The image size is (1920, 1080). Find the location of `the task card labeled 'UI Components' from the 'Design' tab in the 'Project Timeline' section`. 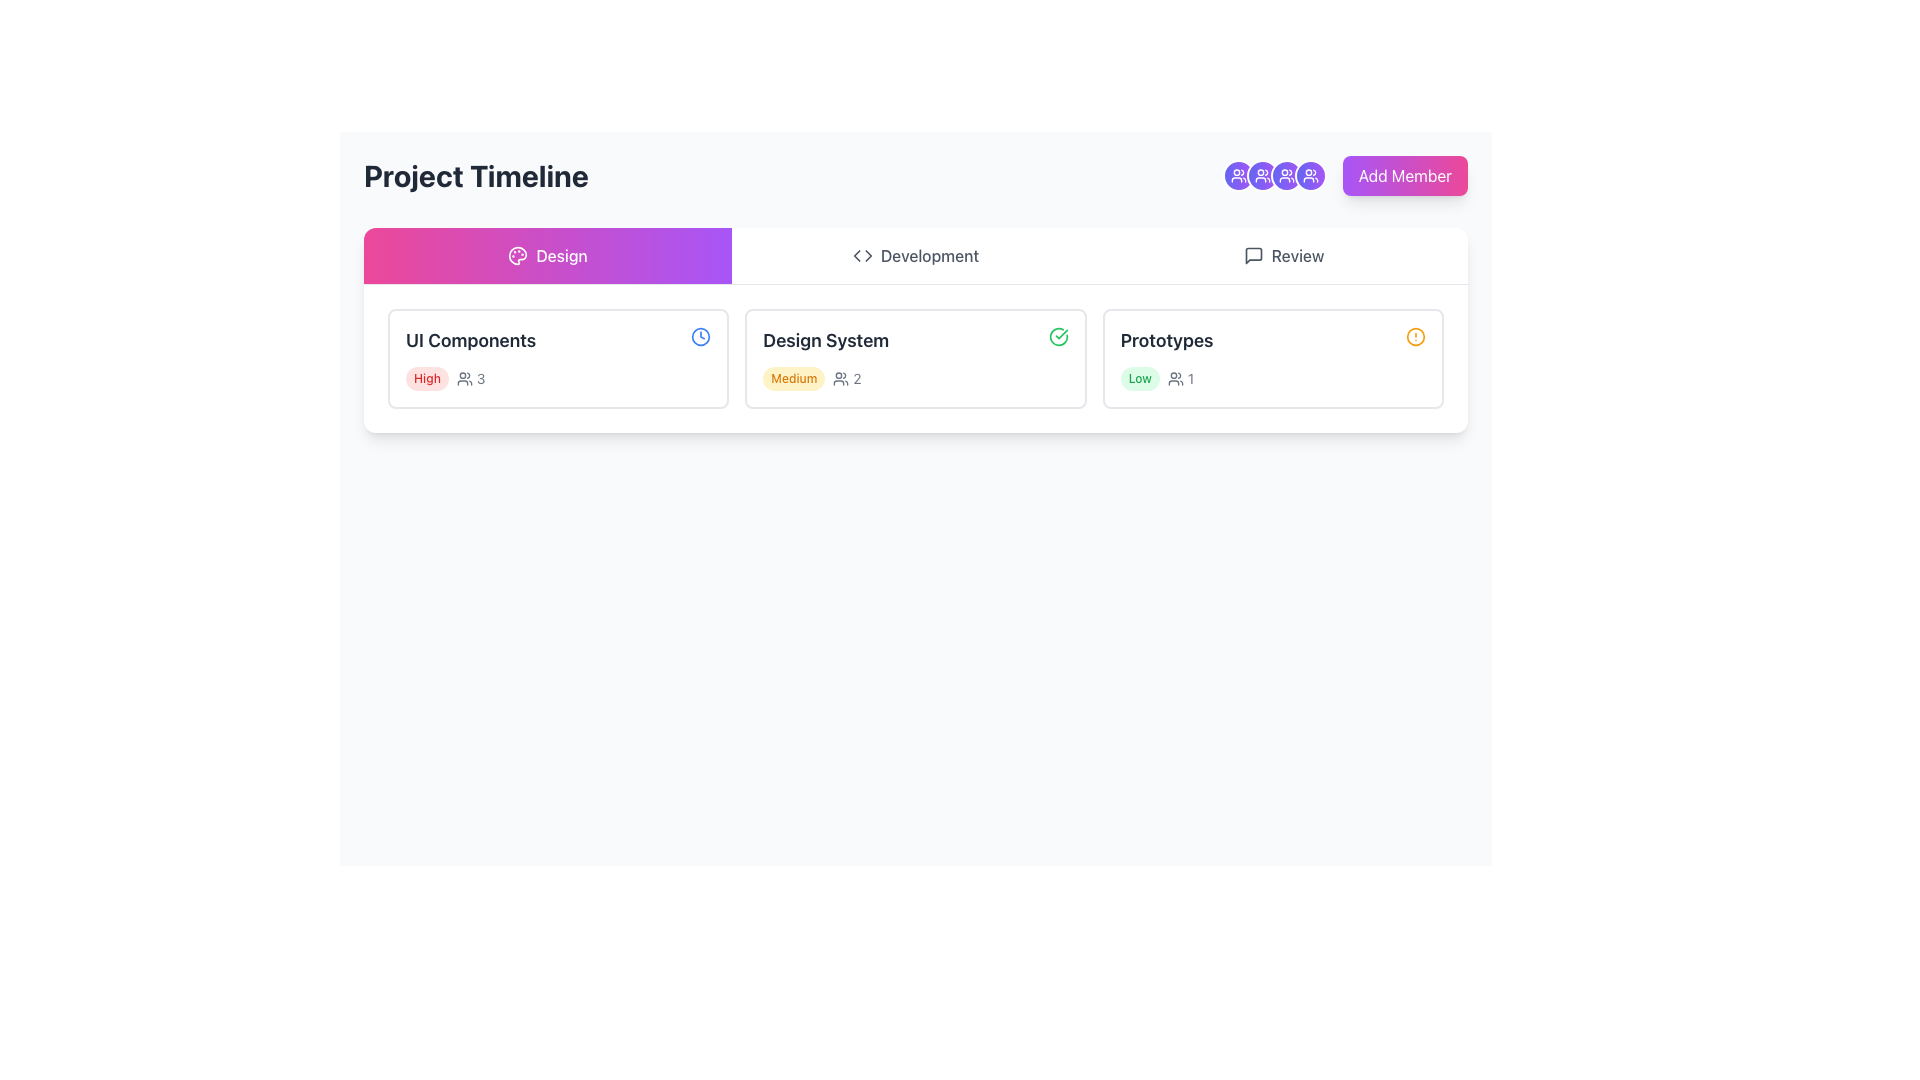

the task card labeled 'UI Components' from the 'Design' tab in the 'Project Timeline' section is located at coordinates (558, 357).